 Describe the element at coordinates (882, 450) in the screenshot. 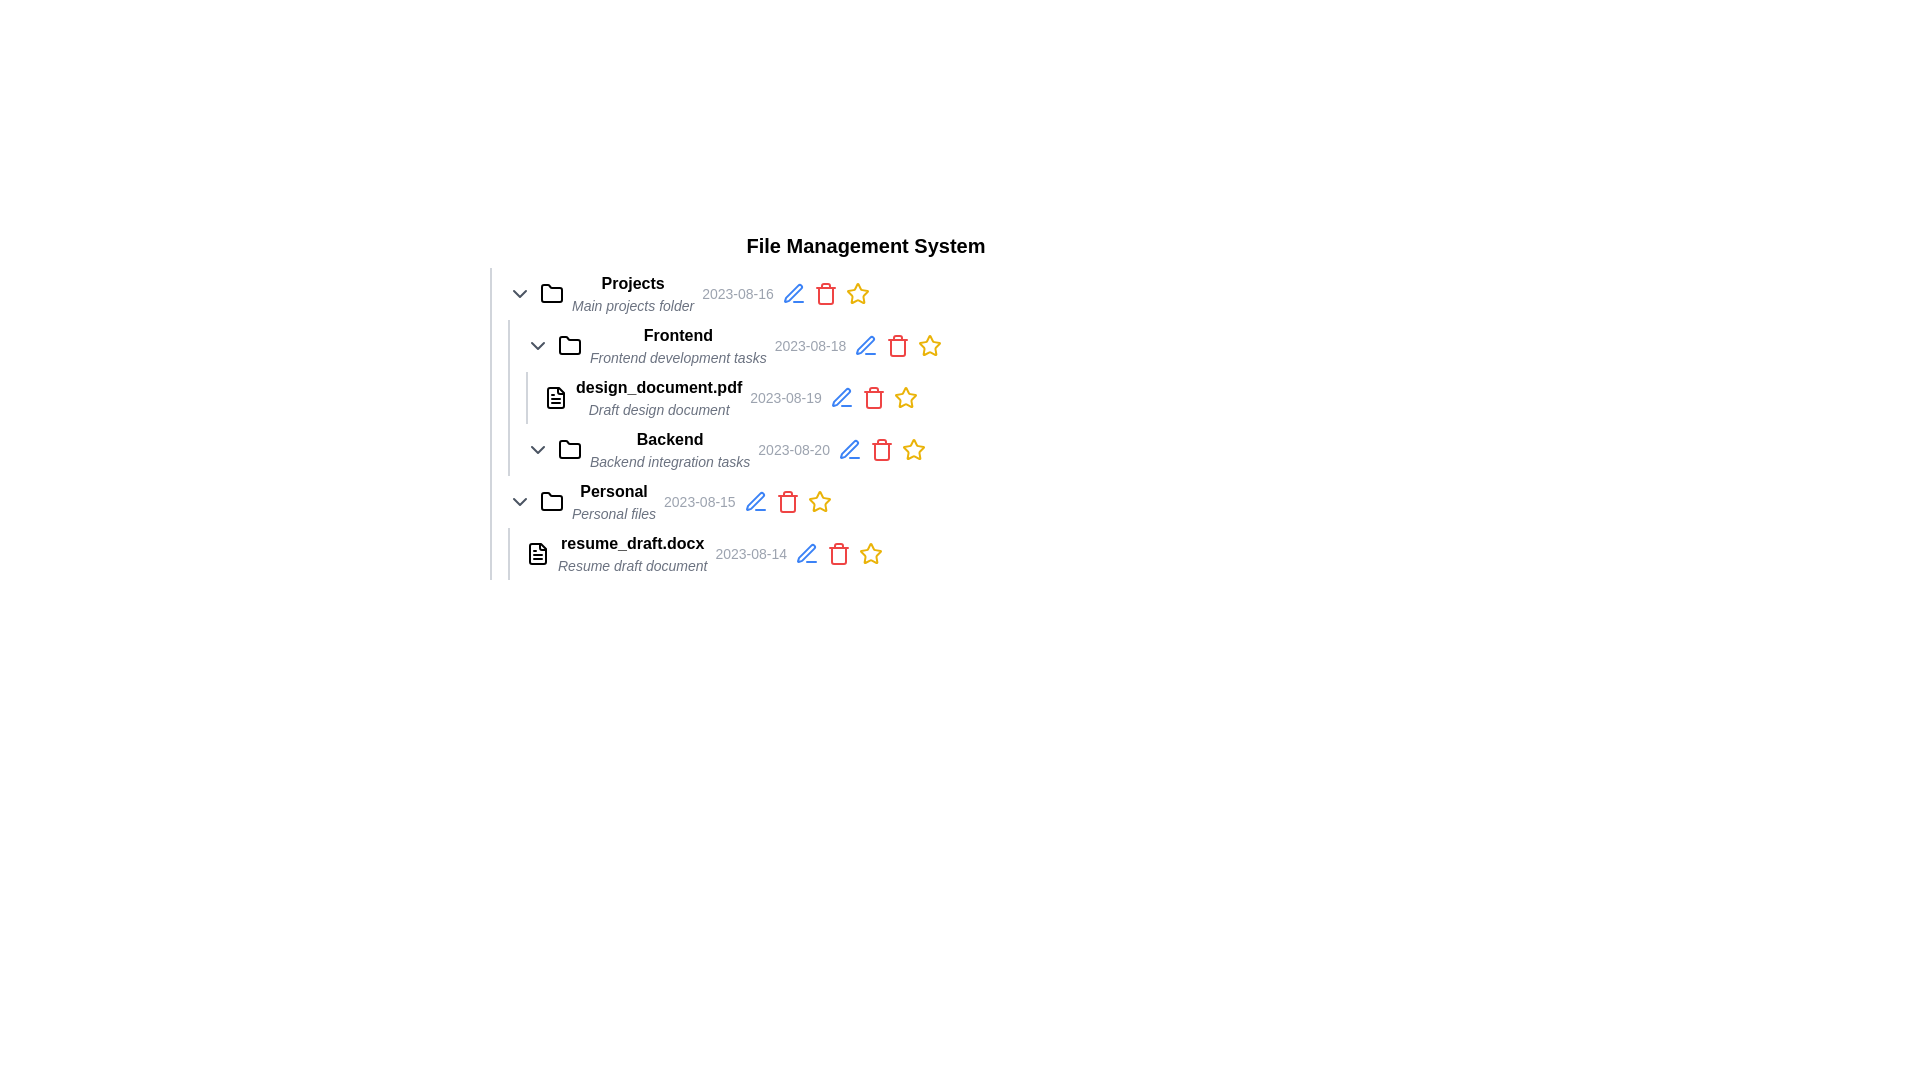

I see `the yellow star icon in the 'Backend' folder item to mark it as favorite` at that location.